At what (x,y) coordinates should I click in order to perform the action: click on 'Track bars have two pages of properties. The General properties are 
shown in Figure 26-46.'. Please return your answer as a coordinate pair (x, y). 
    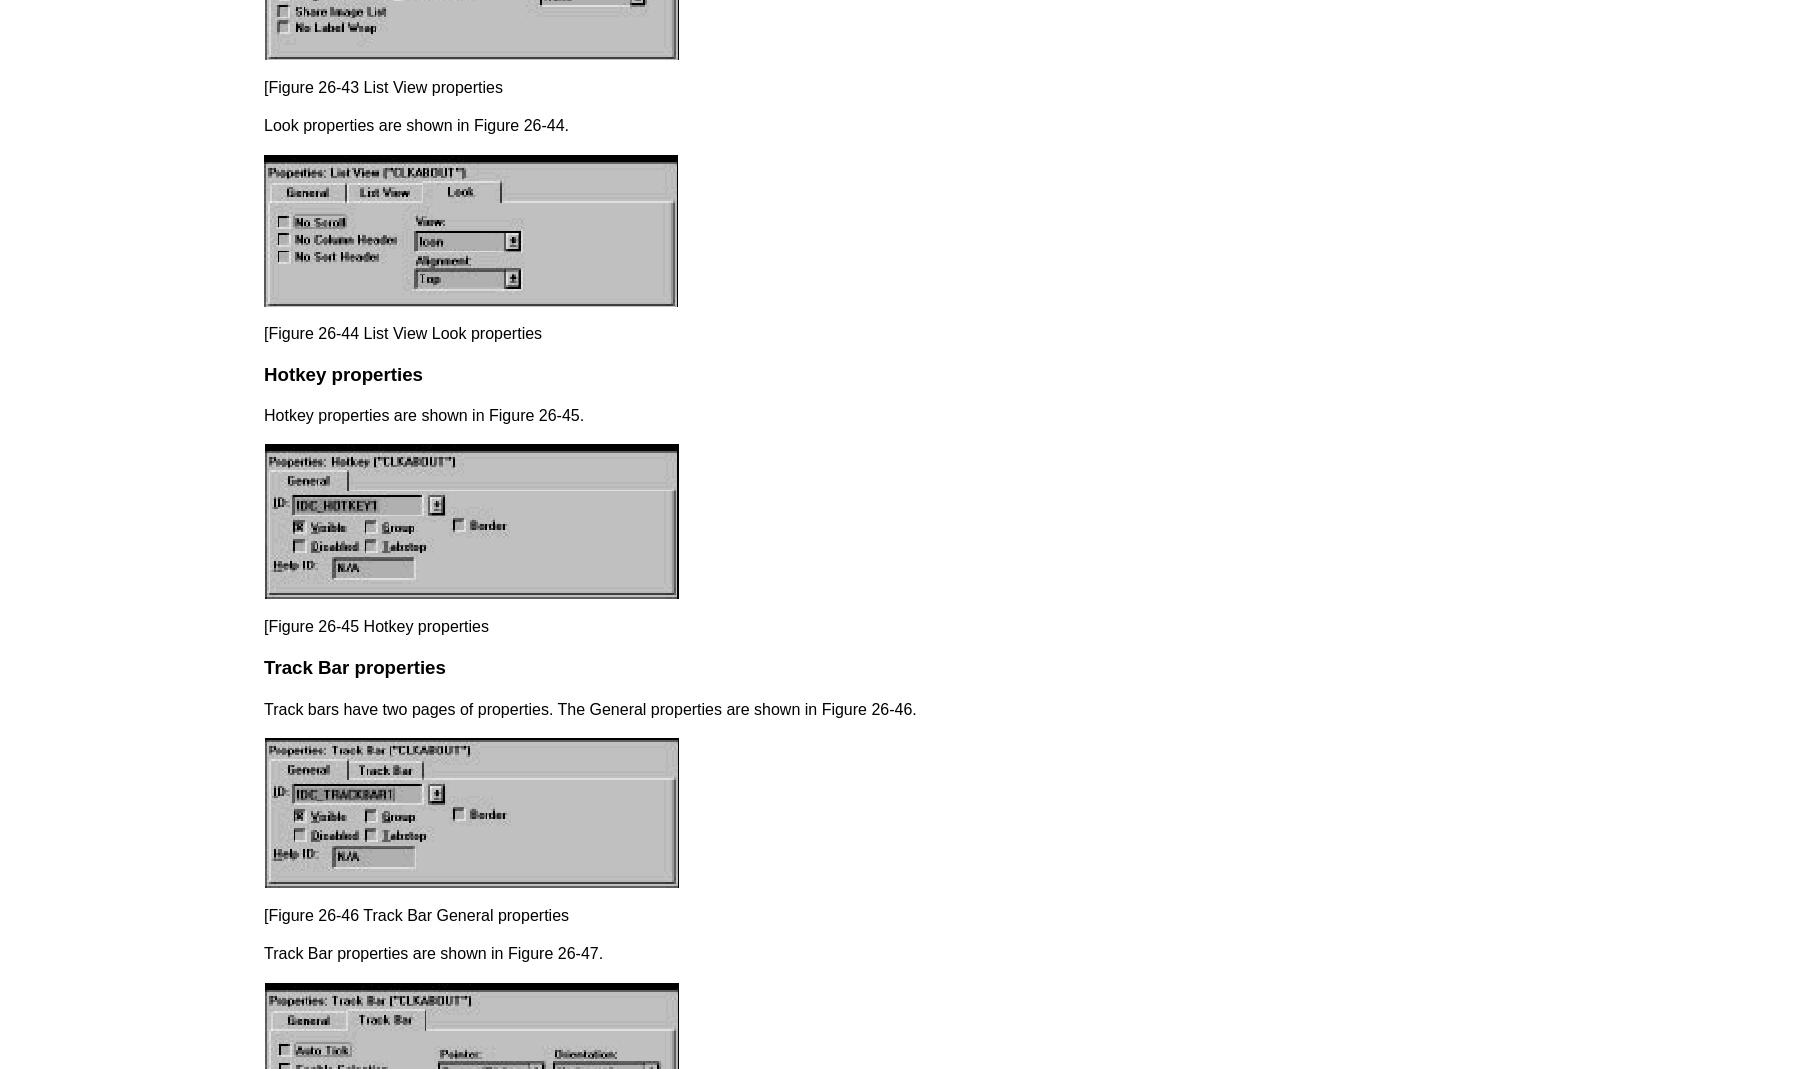
    Looking at the image, I should click on (590, 707).